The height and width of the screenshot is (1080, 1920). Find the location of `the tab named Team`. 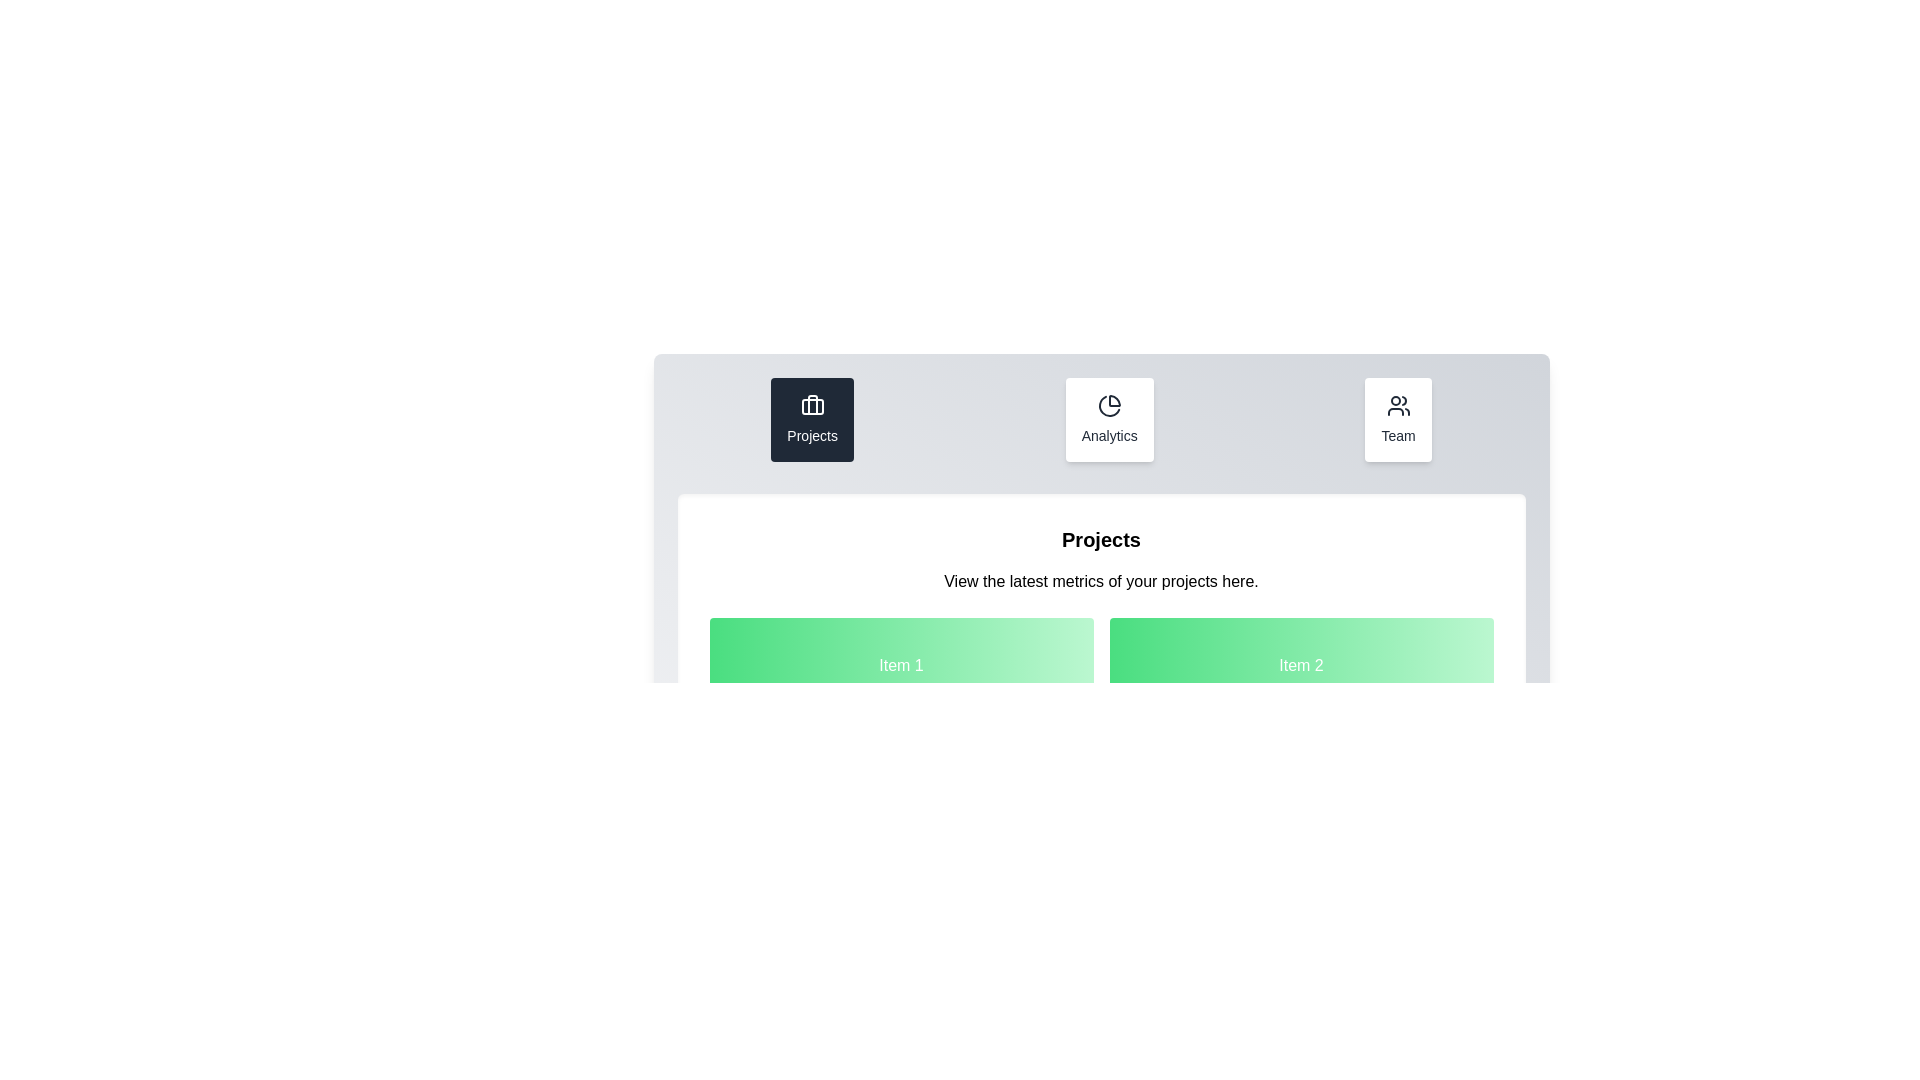

the tab named Team is located at coordinates (1397, 419).